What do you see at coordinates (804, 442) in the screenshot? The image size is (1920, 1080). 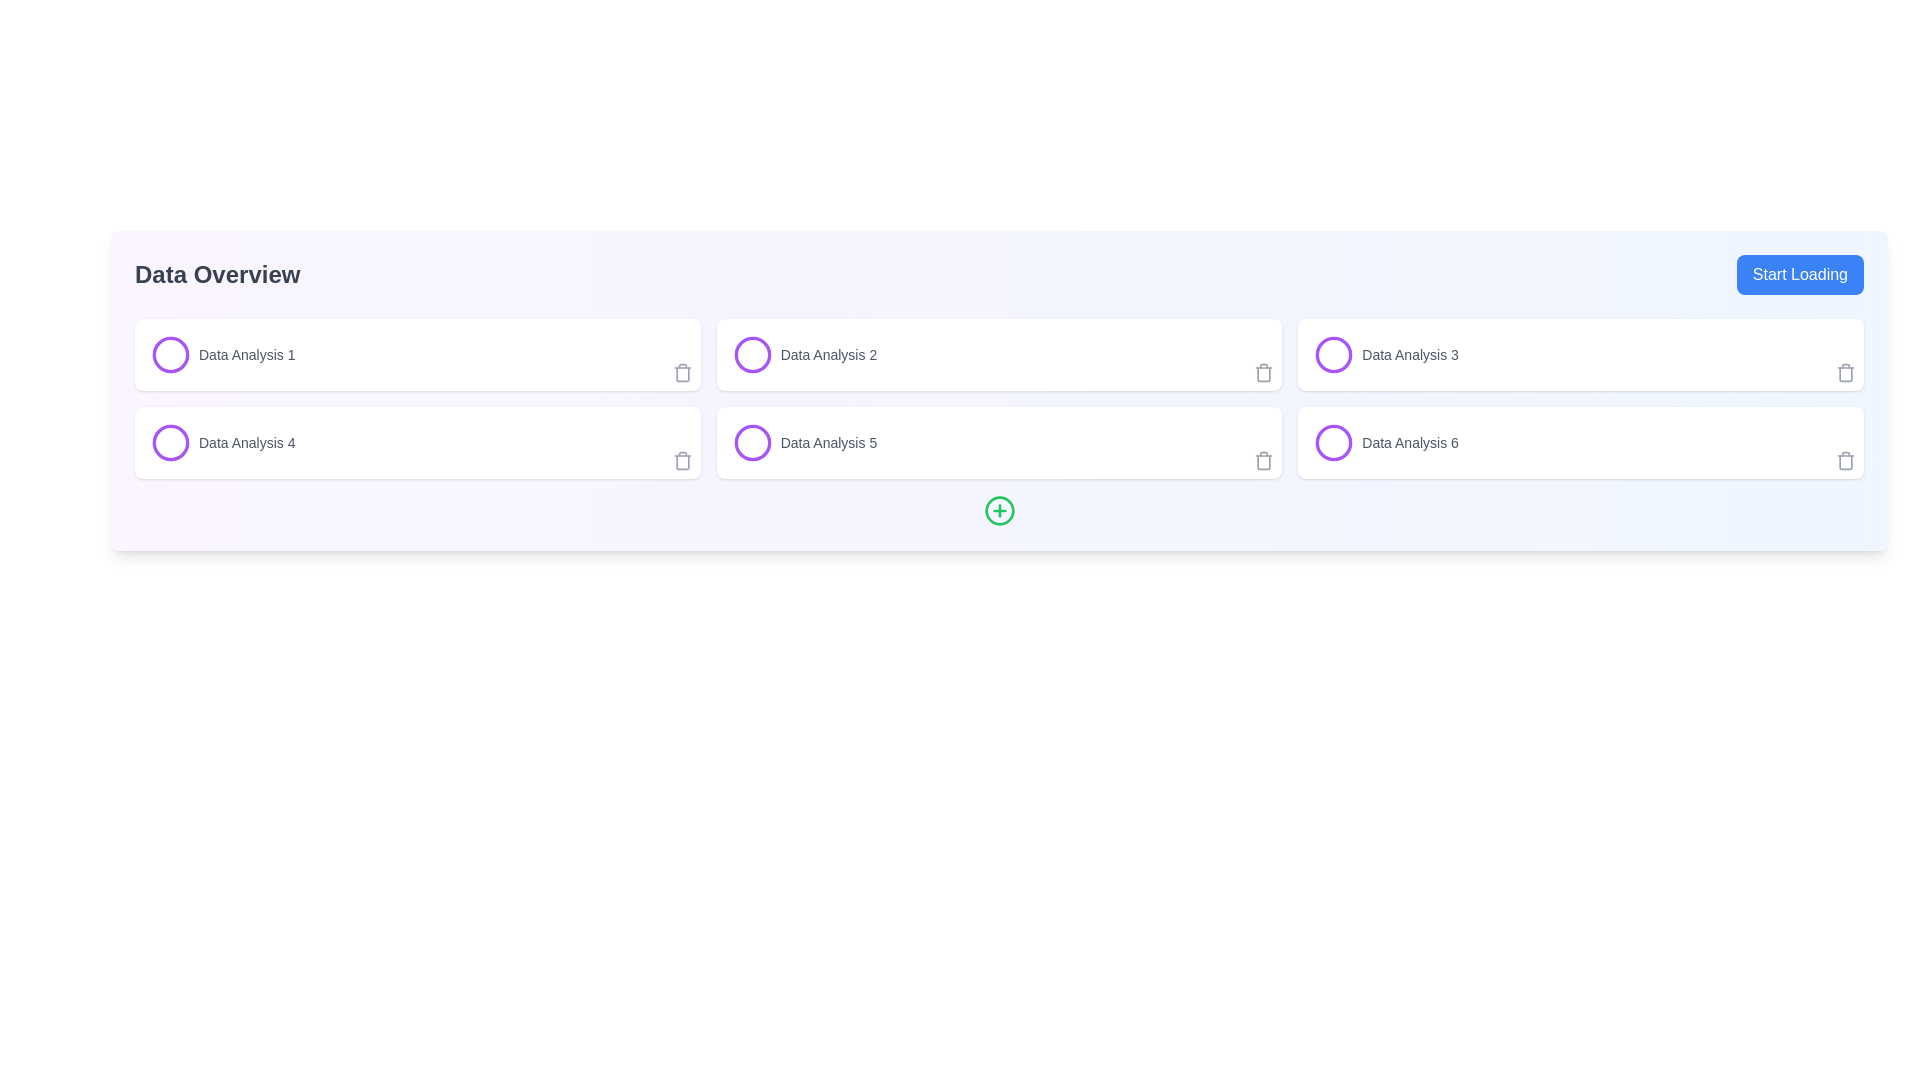 I see `the selectable item in the second row, second column of the 3x2 grid layout` at bounding box center [804, 442].